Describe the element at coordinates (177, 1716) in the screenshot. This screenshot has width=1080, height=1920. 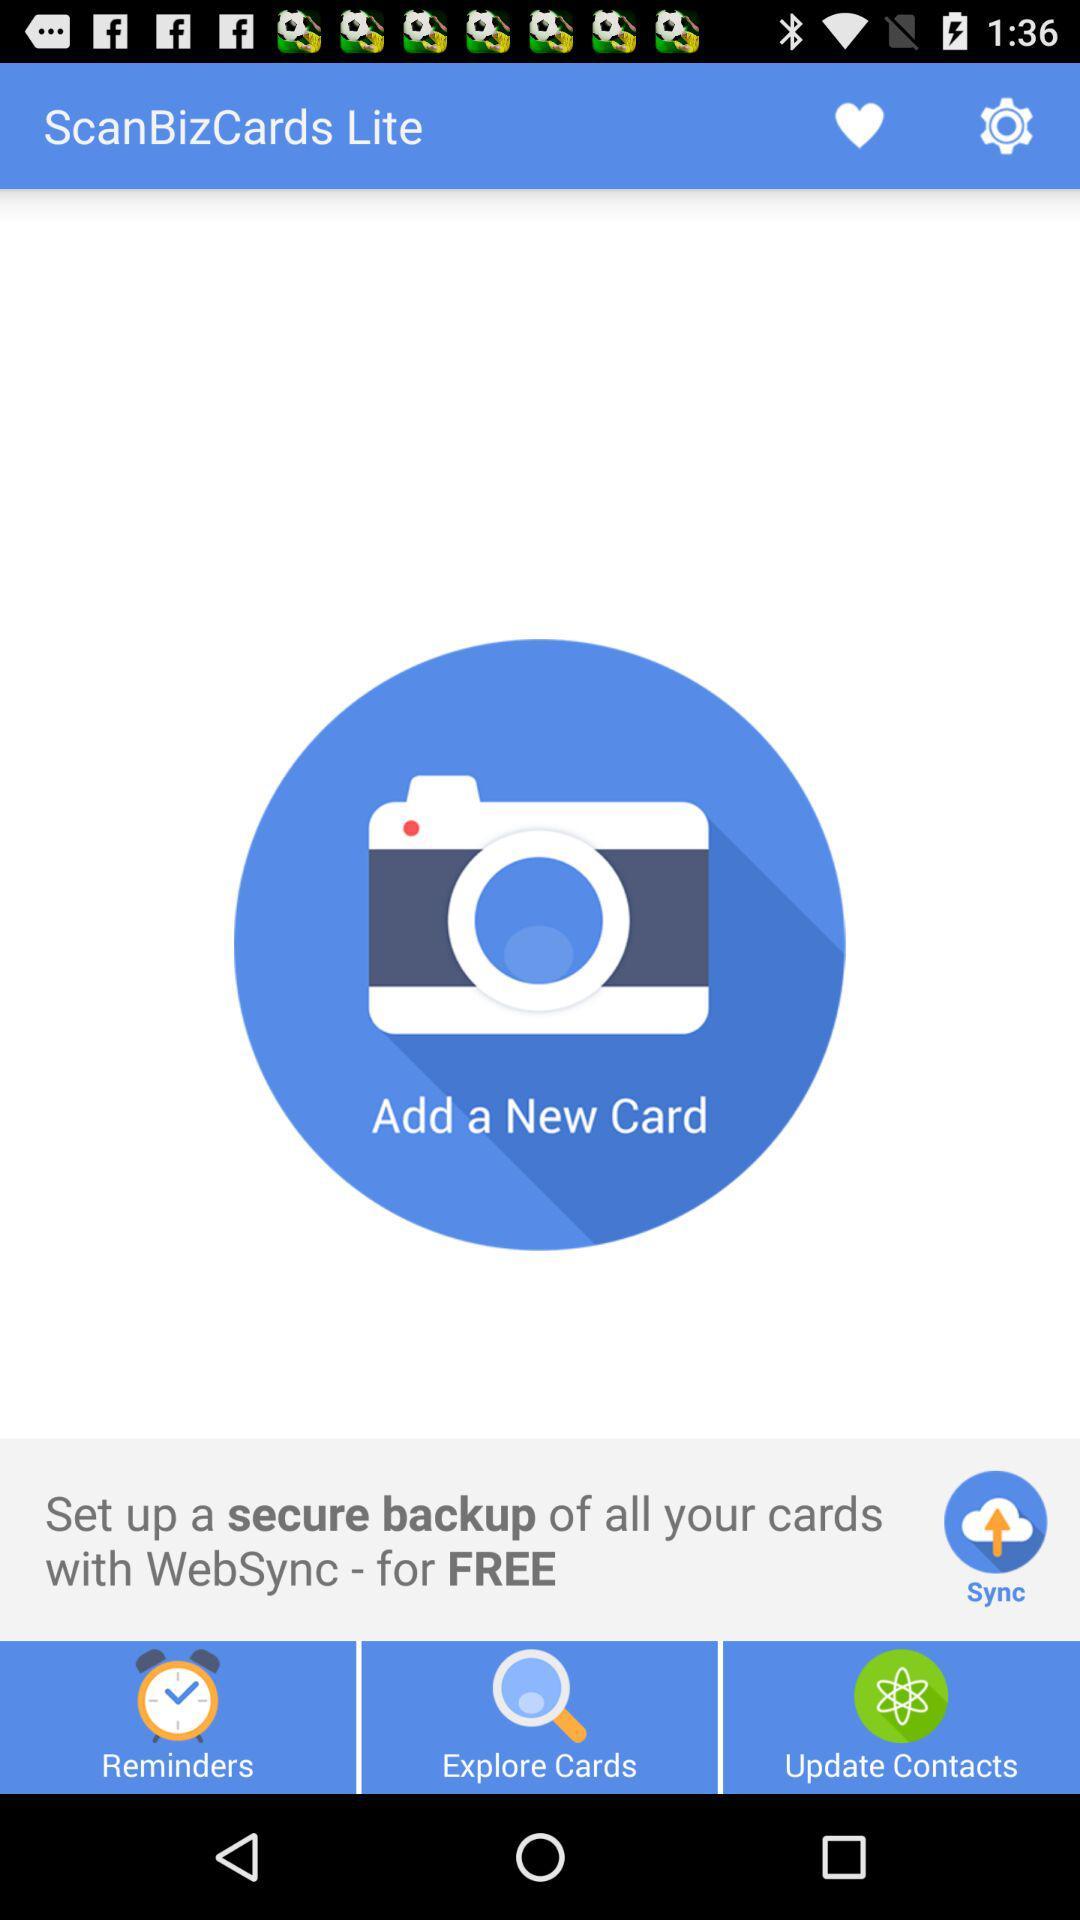
I see `the icon below set up a item` at that location.